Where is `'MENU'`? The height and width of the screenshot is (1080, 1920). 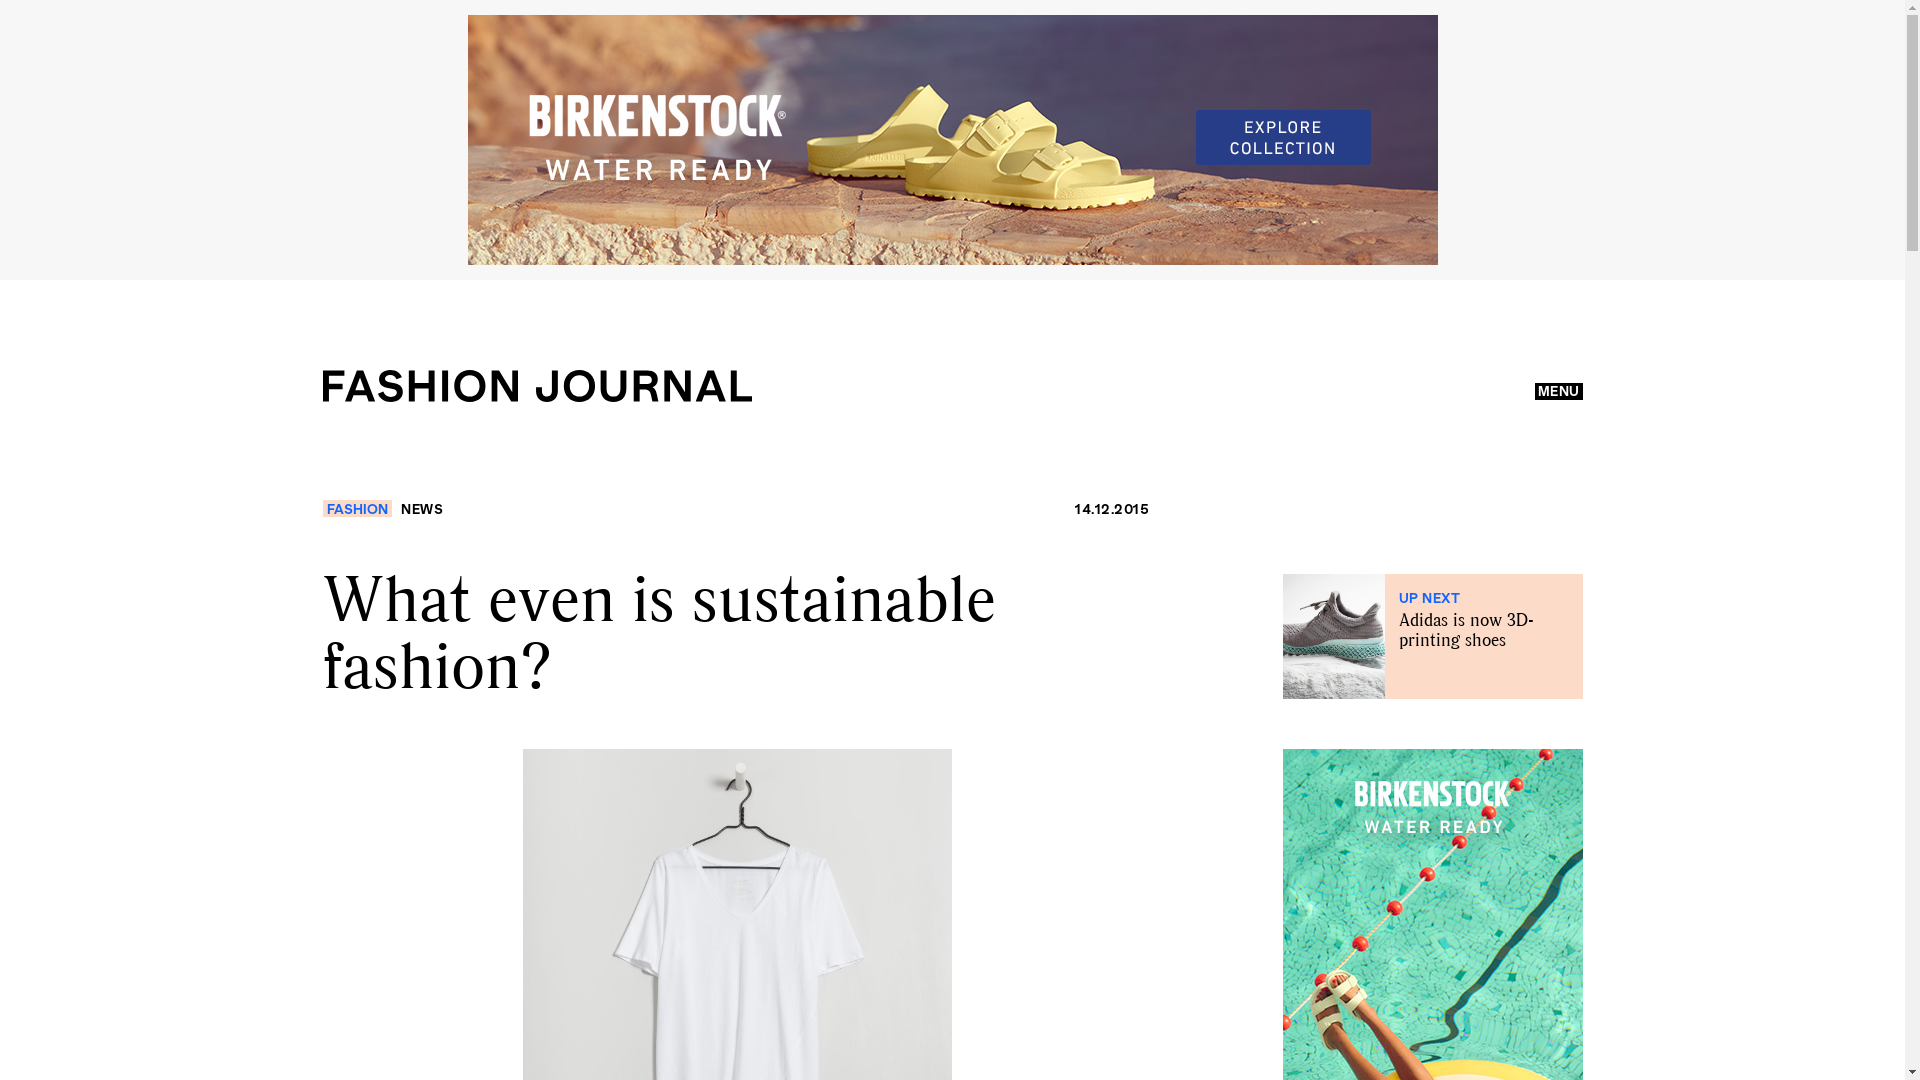
'MENU' is located at coordinates (1533, 391).